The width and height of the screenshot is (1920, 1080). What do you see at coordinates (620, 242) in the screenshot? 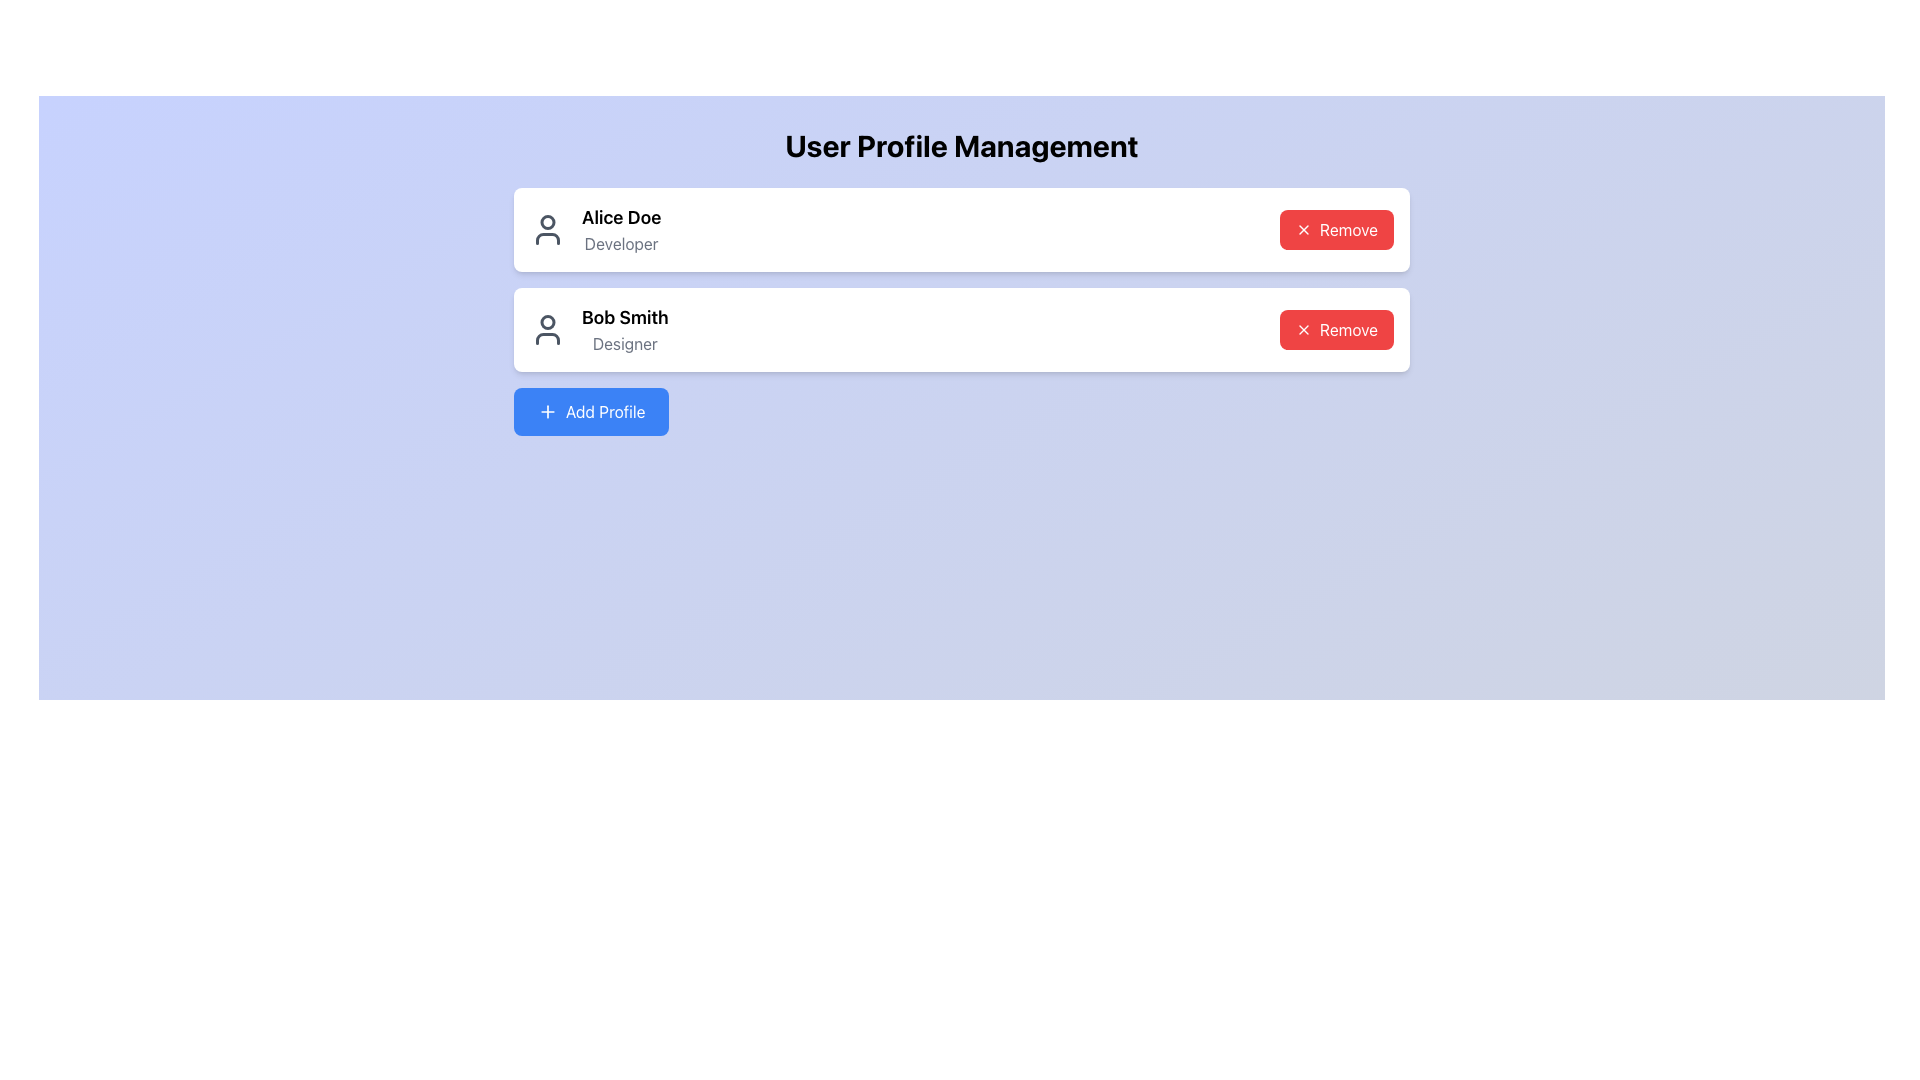
I see `the text label displaying 'Developer' located directly beneath 'Alice Doe' in the profile card` at bounding box center [620, 242].